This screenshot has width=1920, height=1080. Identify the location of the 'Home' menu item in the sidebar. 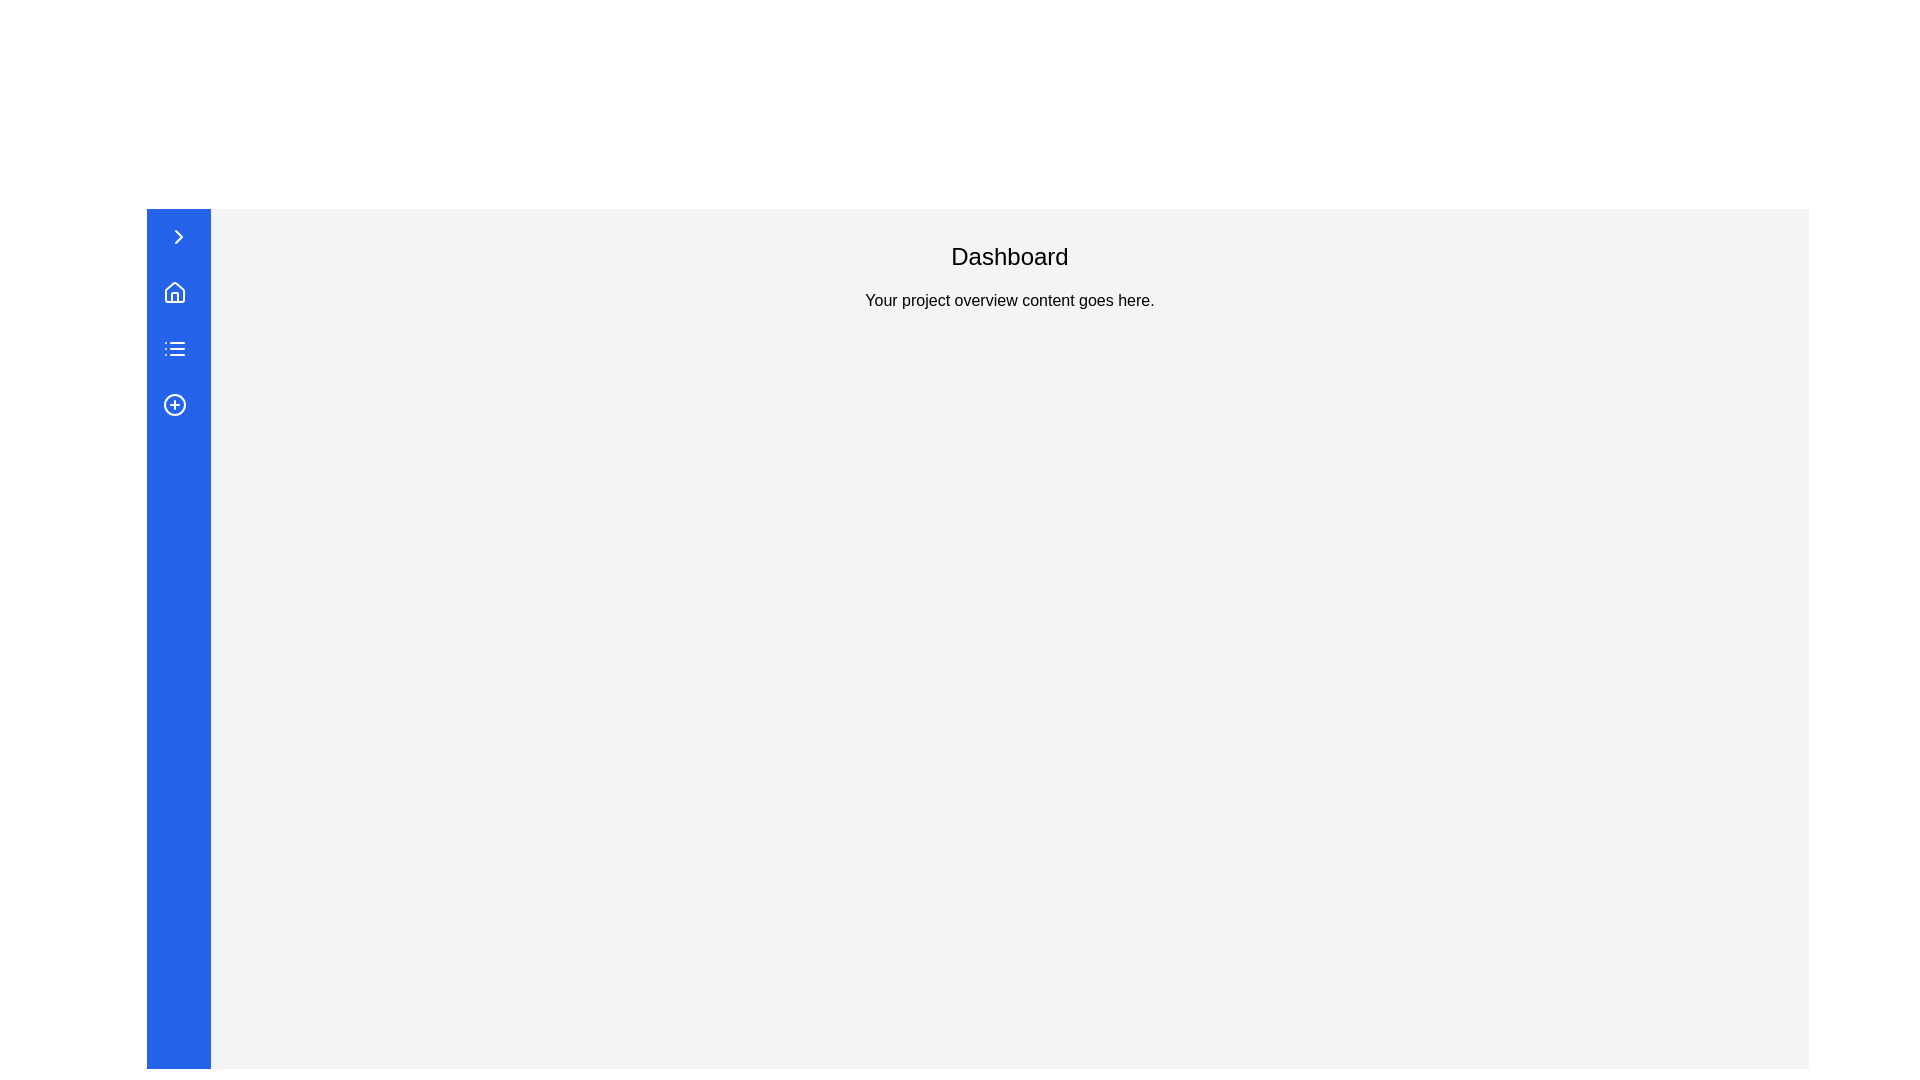
(174, 293).